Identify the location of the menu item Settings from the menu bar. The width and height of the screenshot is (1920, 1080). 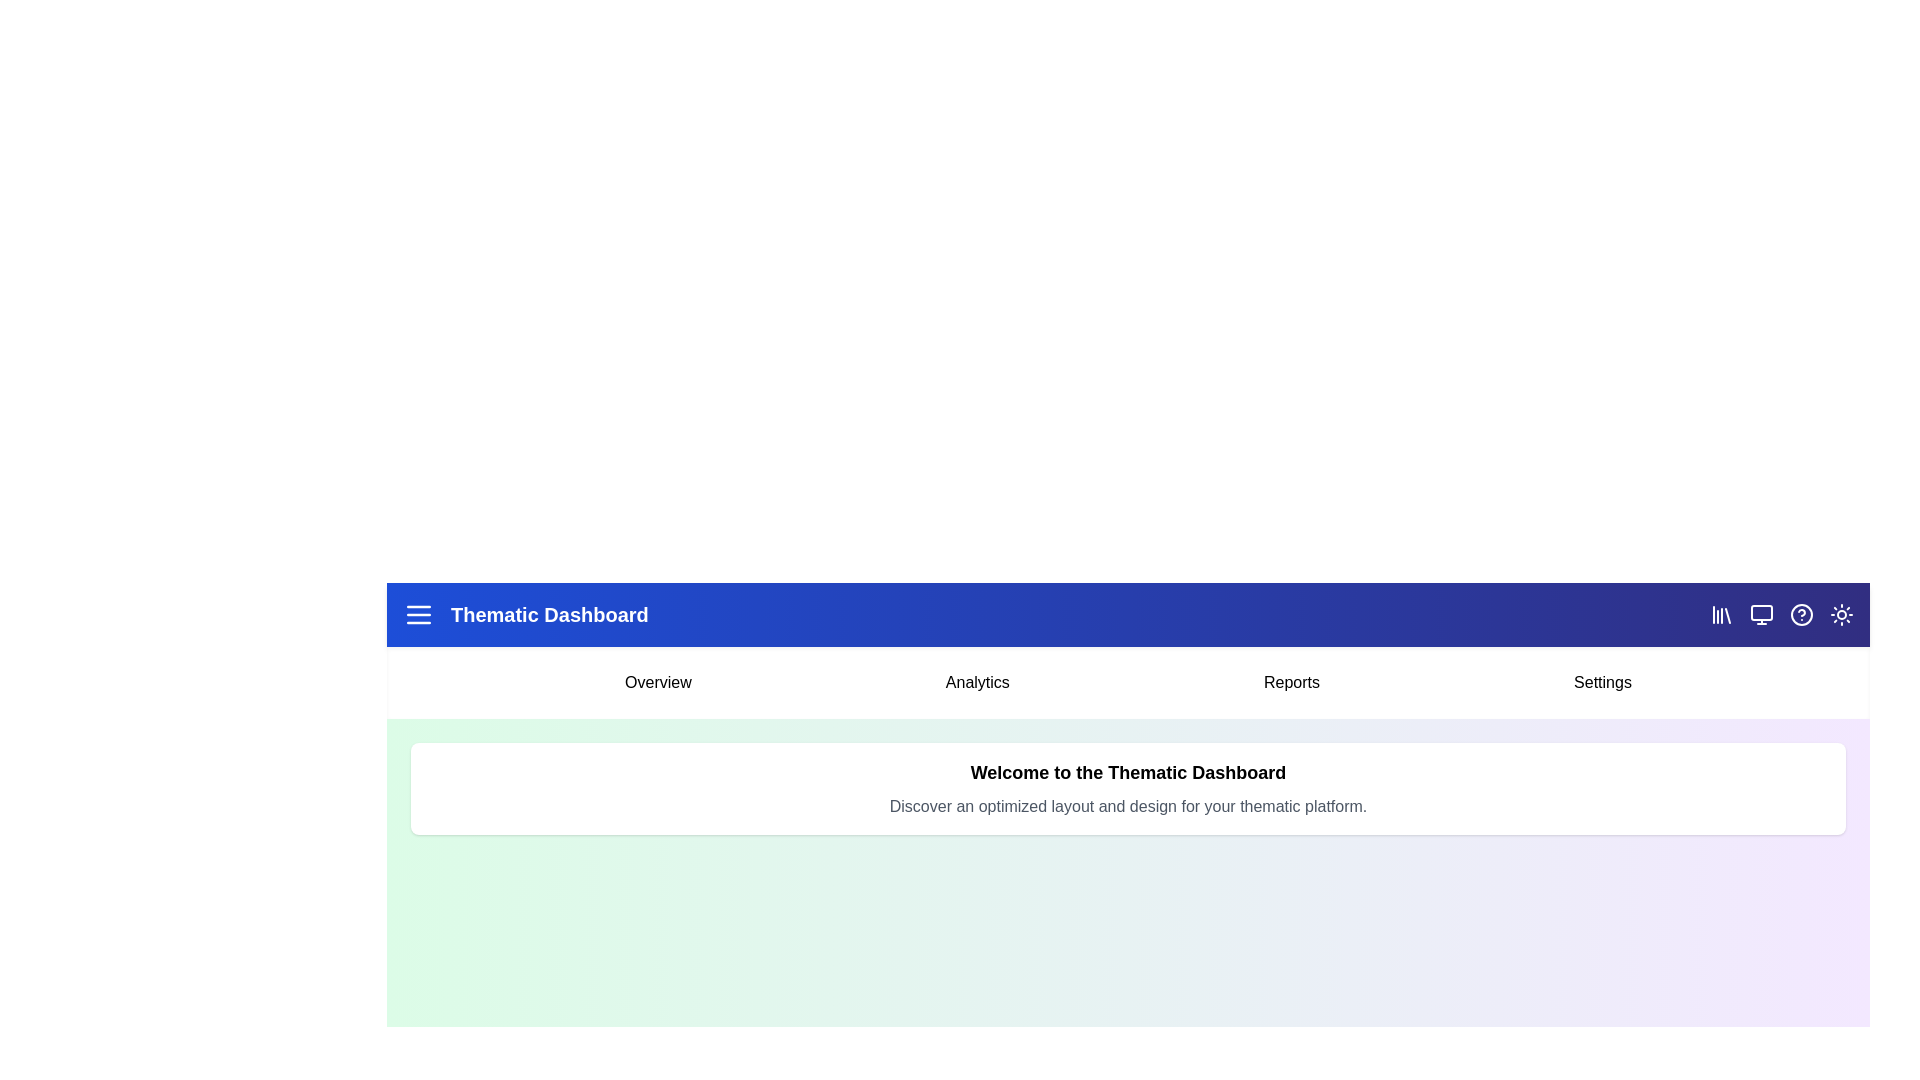
(1603, 681).